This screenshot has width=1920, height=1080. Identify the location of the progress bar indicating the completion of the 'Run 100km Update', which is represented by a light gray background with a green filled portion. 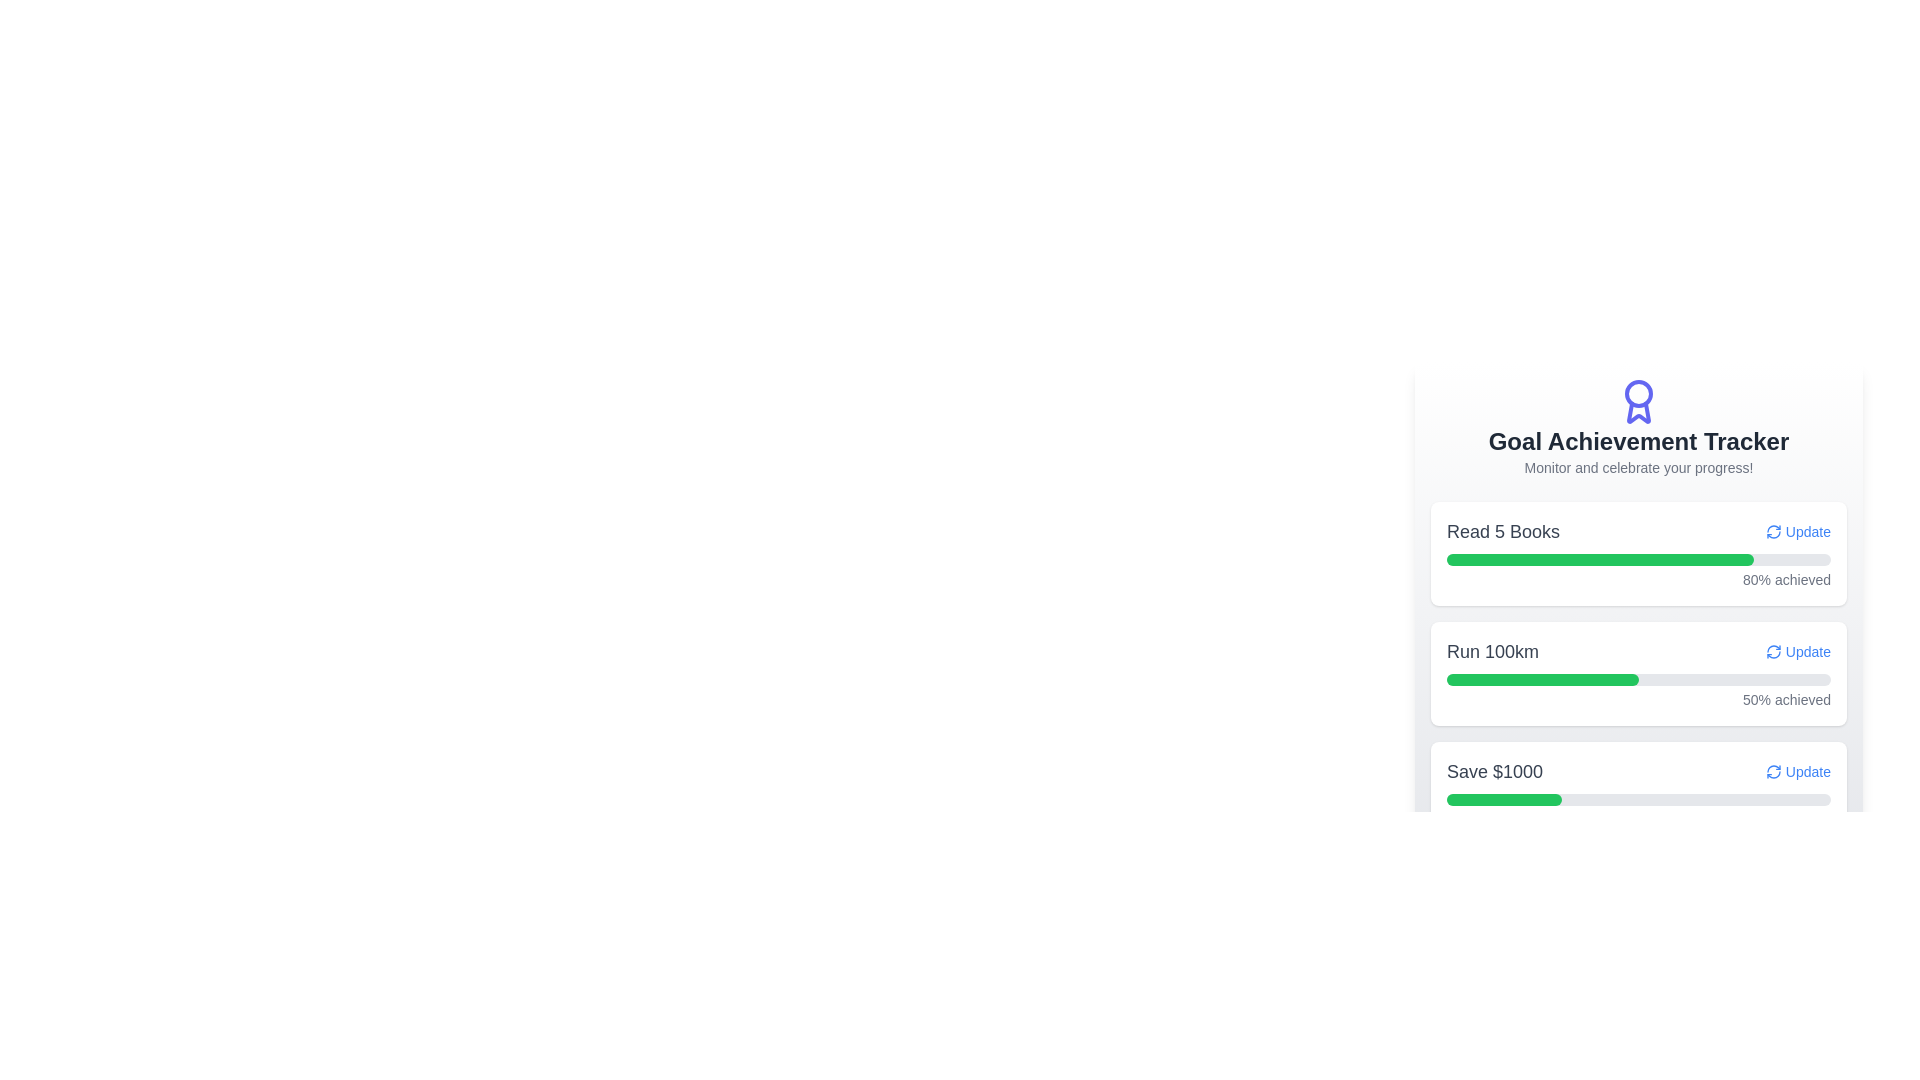
(1638, 678).